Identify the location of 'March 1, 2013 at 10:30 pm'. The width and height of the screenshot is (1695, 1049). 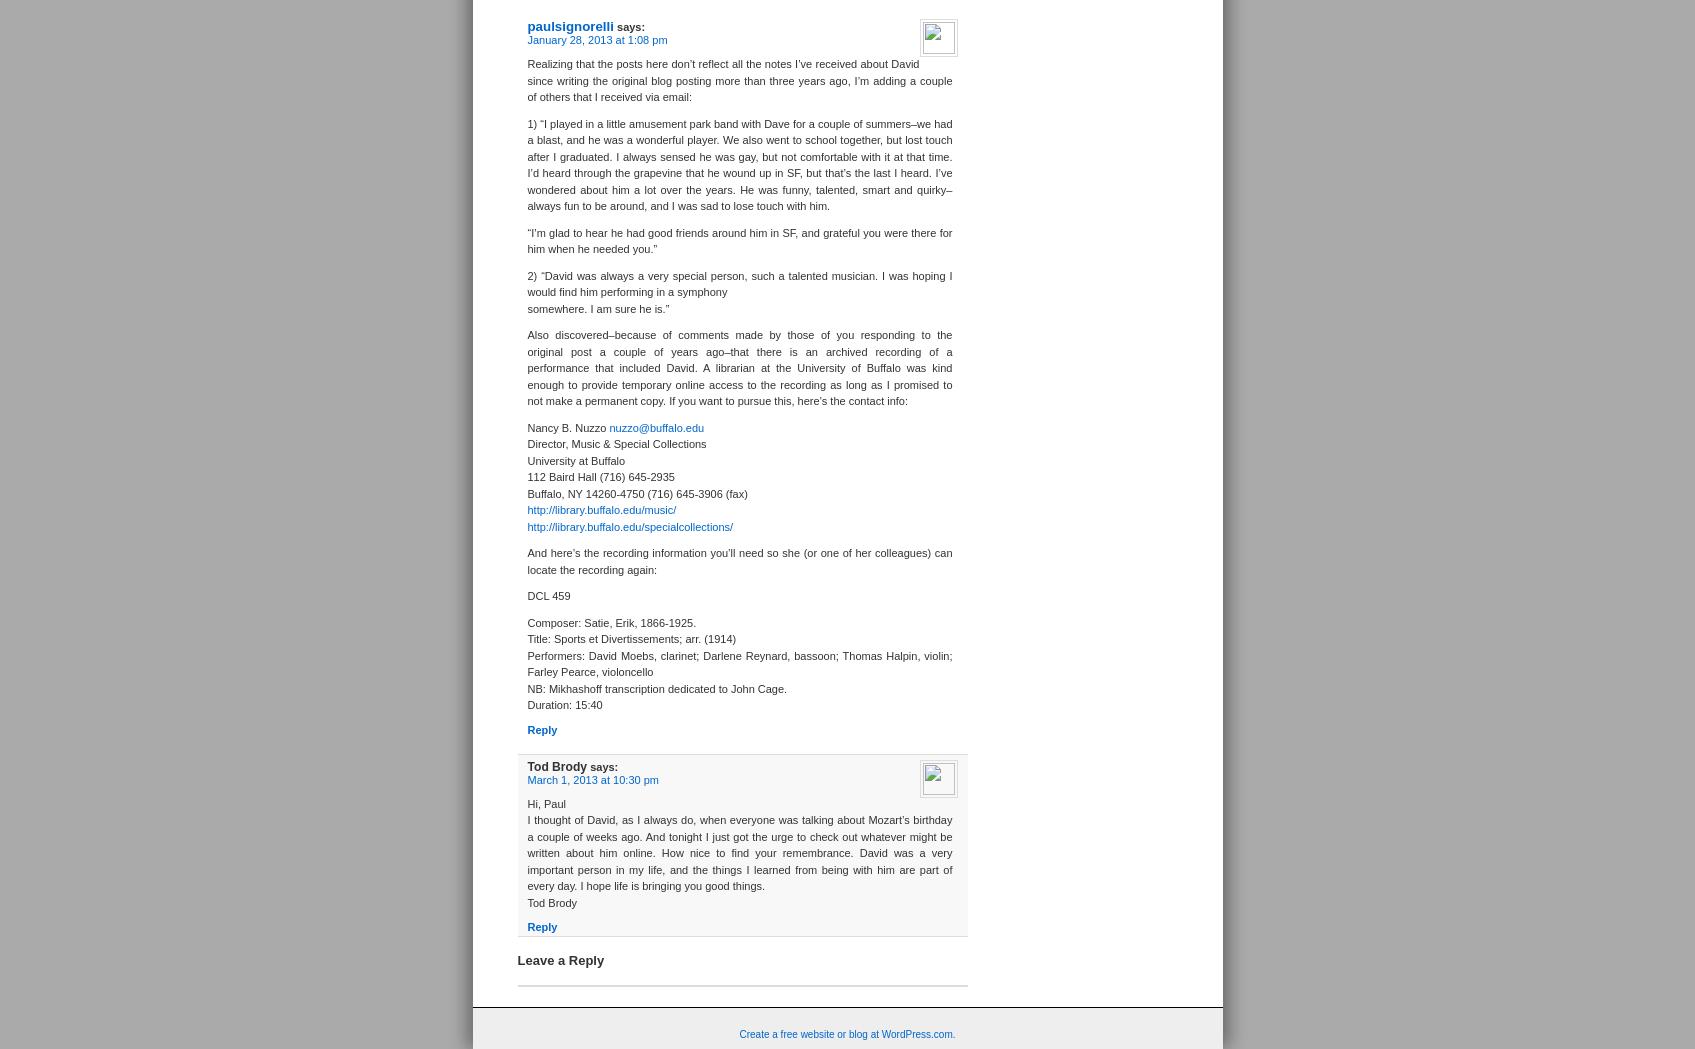
(591, 778).